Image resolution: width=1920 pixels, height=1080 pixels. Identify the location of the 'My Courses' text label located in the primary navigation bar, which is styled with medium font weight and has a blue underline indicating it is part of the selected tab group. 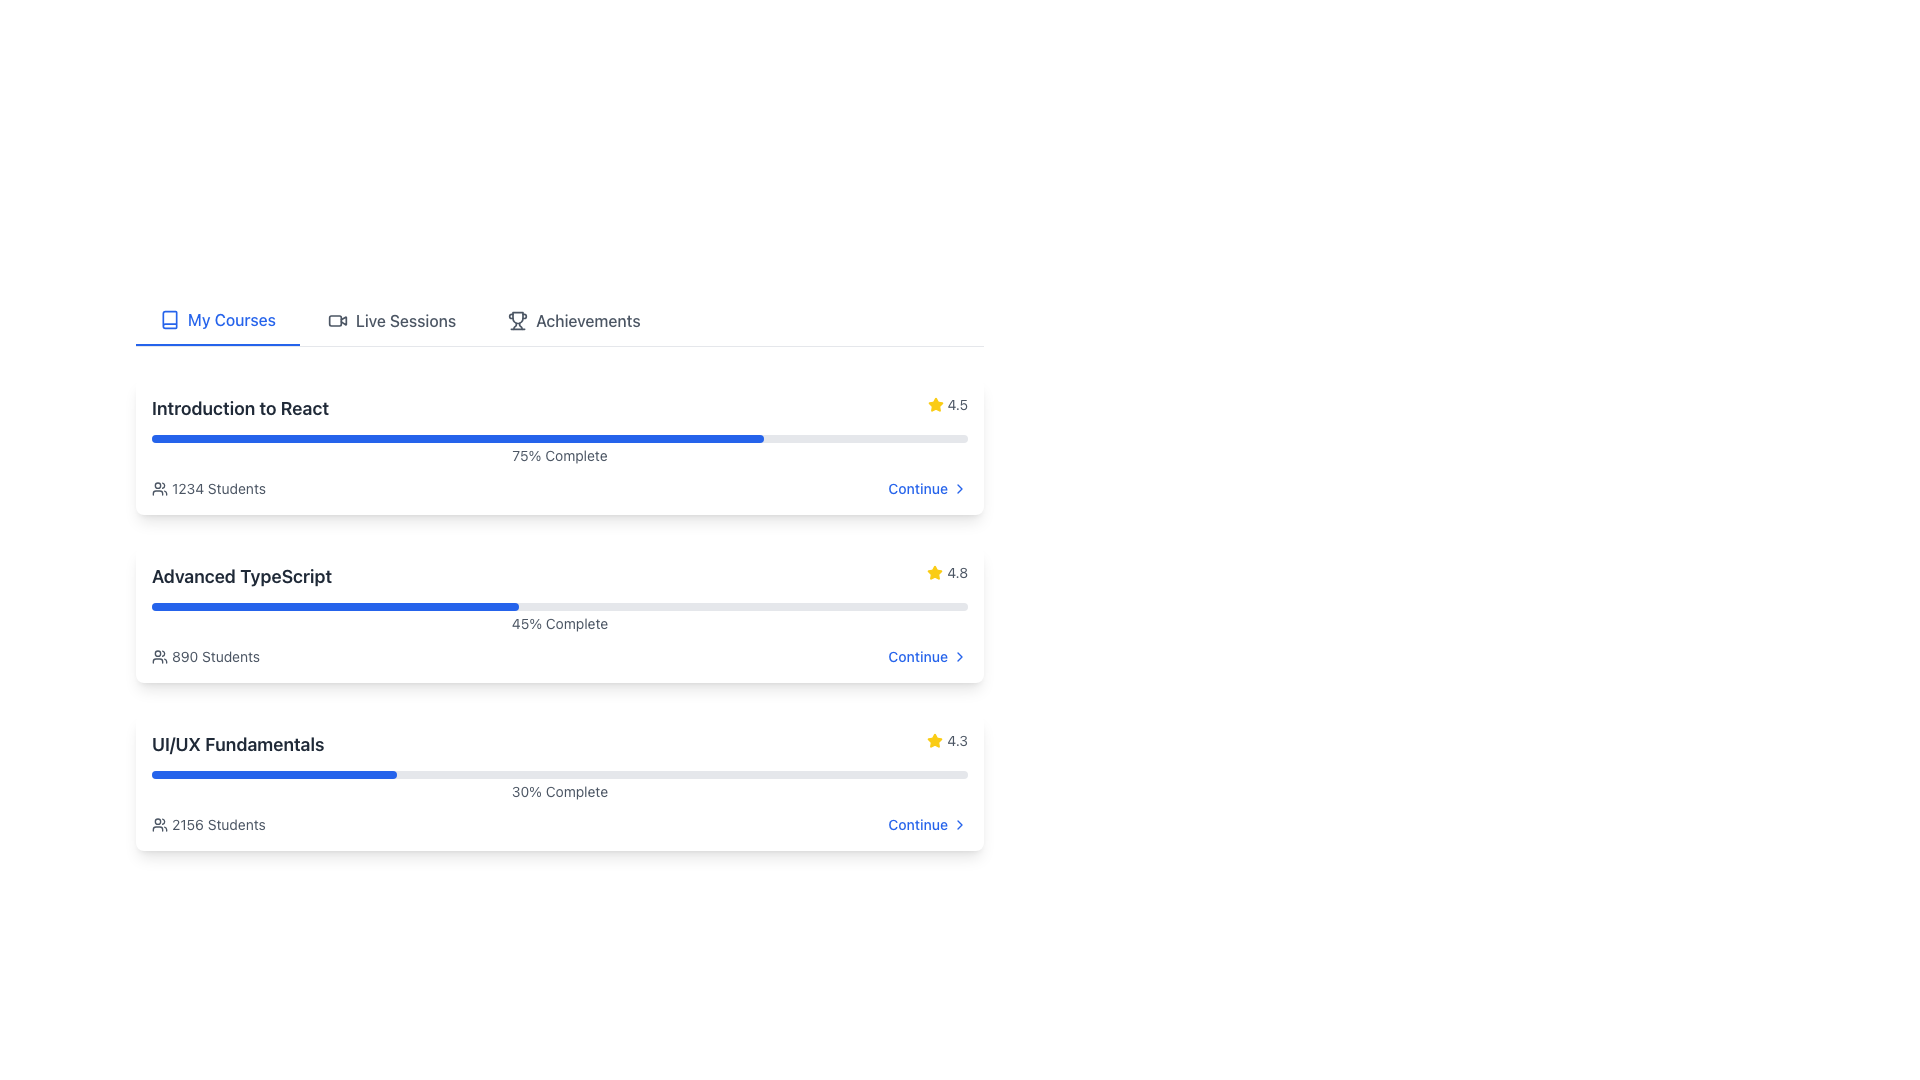
(231, 319).